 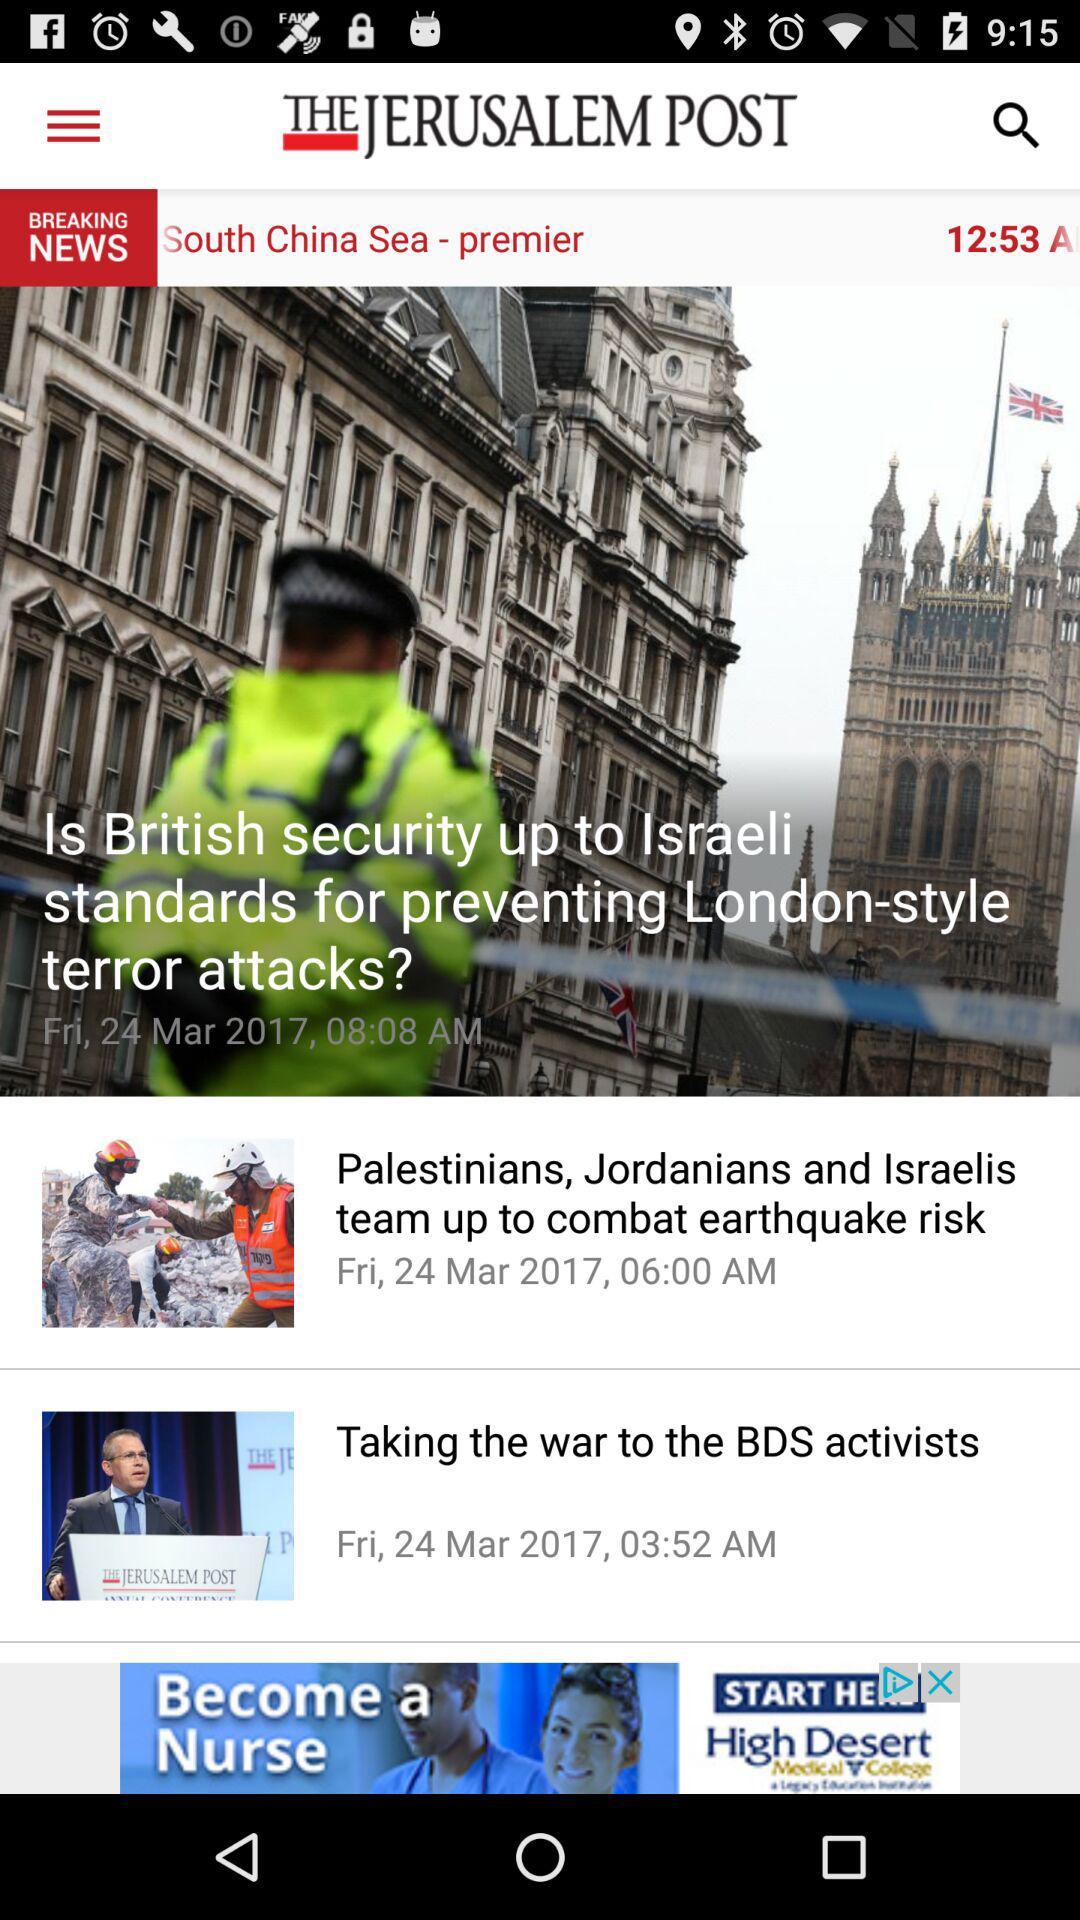 What do you see at coordinates (1017, 124) in the screenshot?
I see `the icon at the top right corner` at bounding box center [1017, 124].